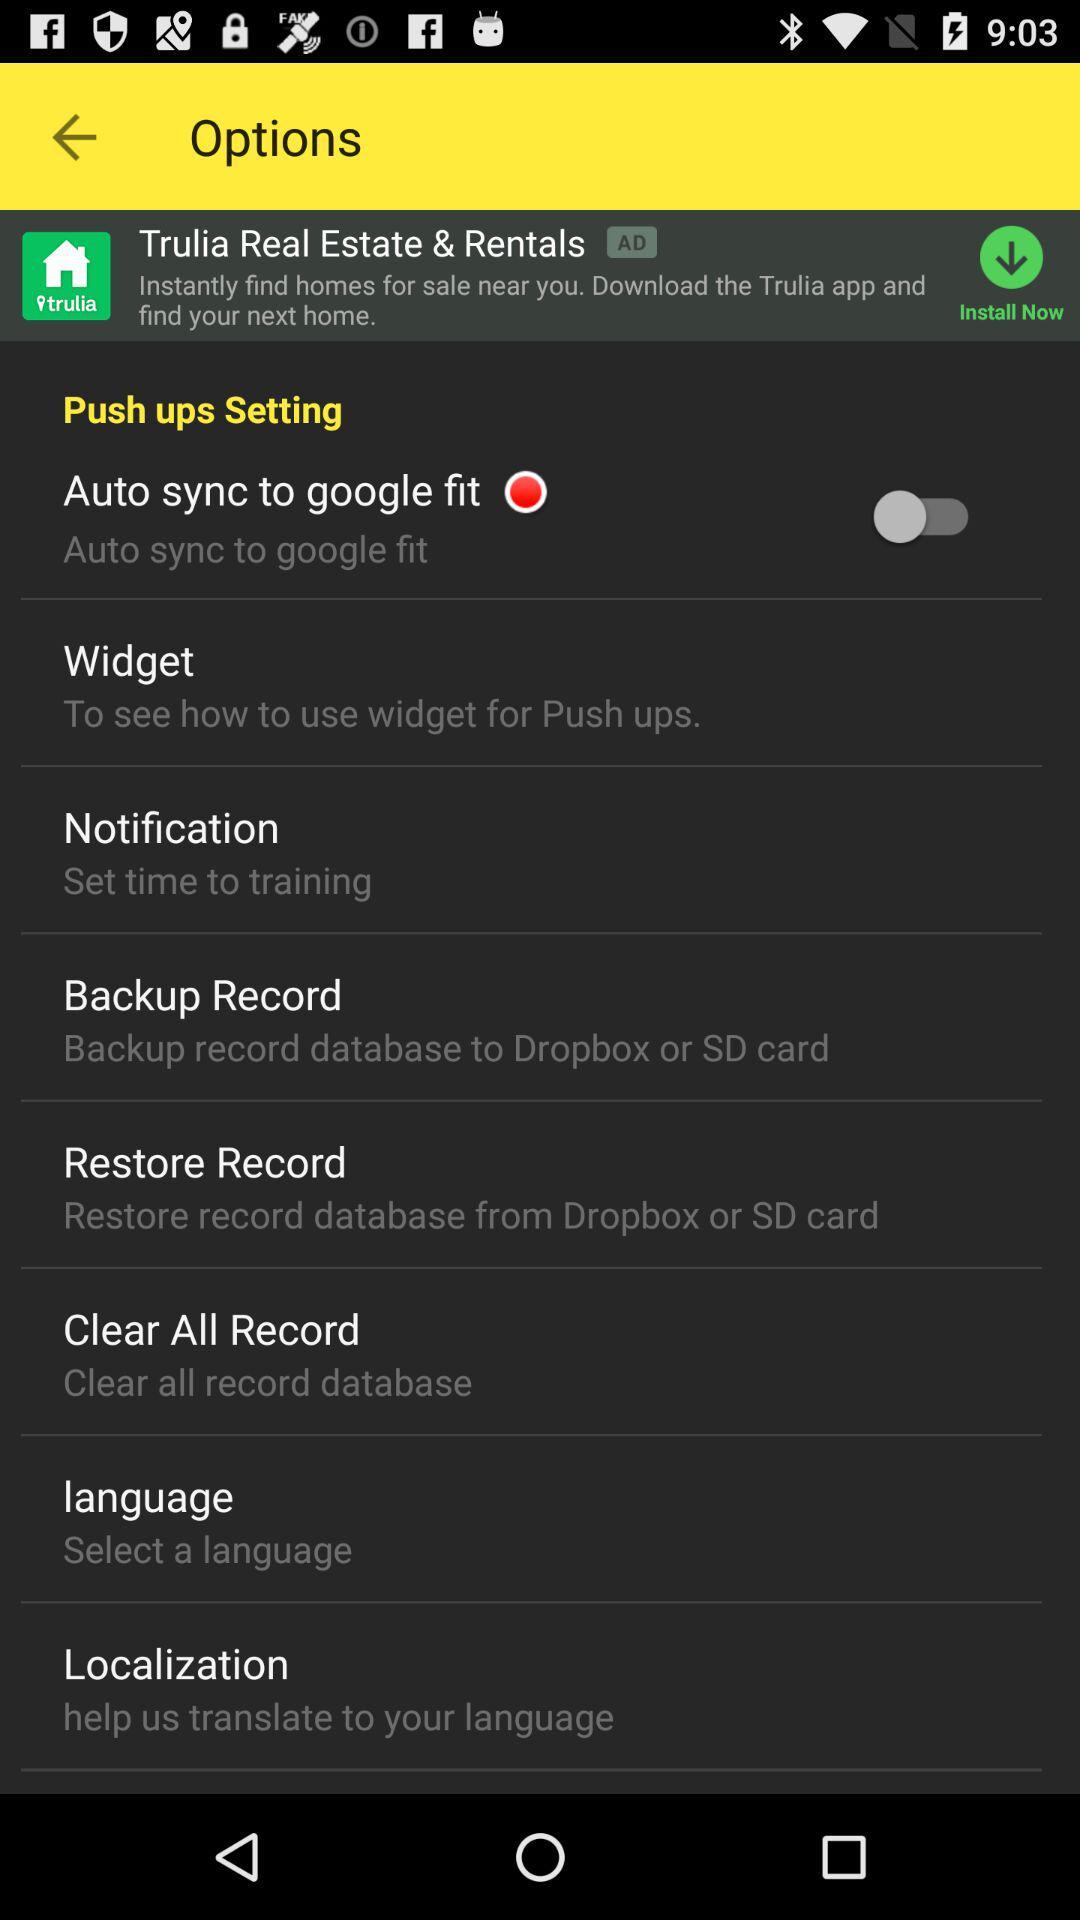 This screenshot has width=1080, height=1920. Describe the element at coordinates (72, 135) in the screenshot. I see `go back` at that location.